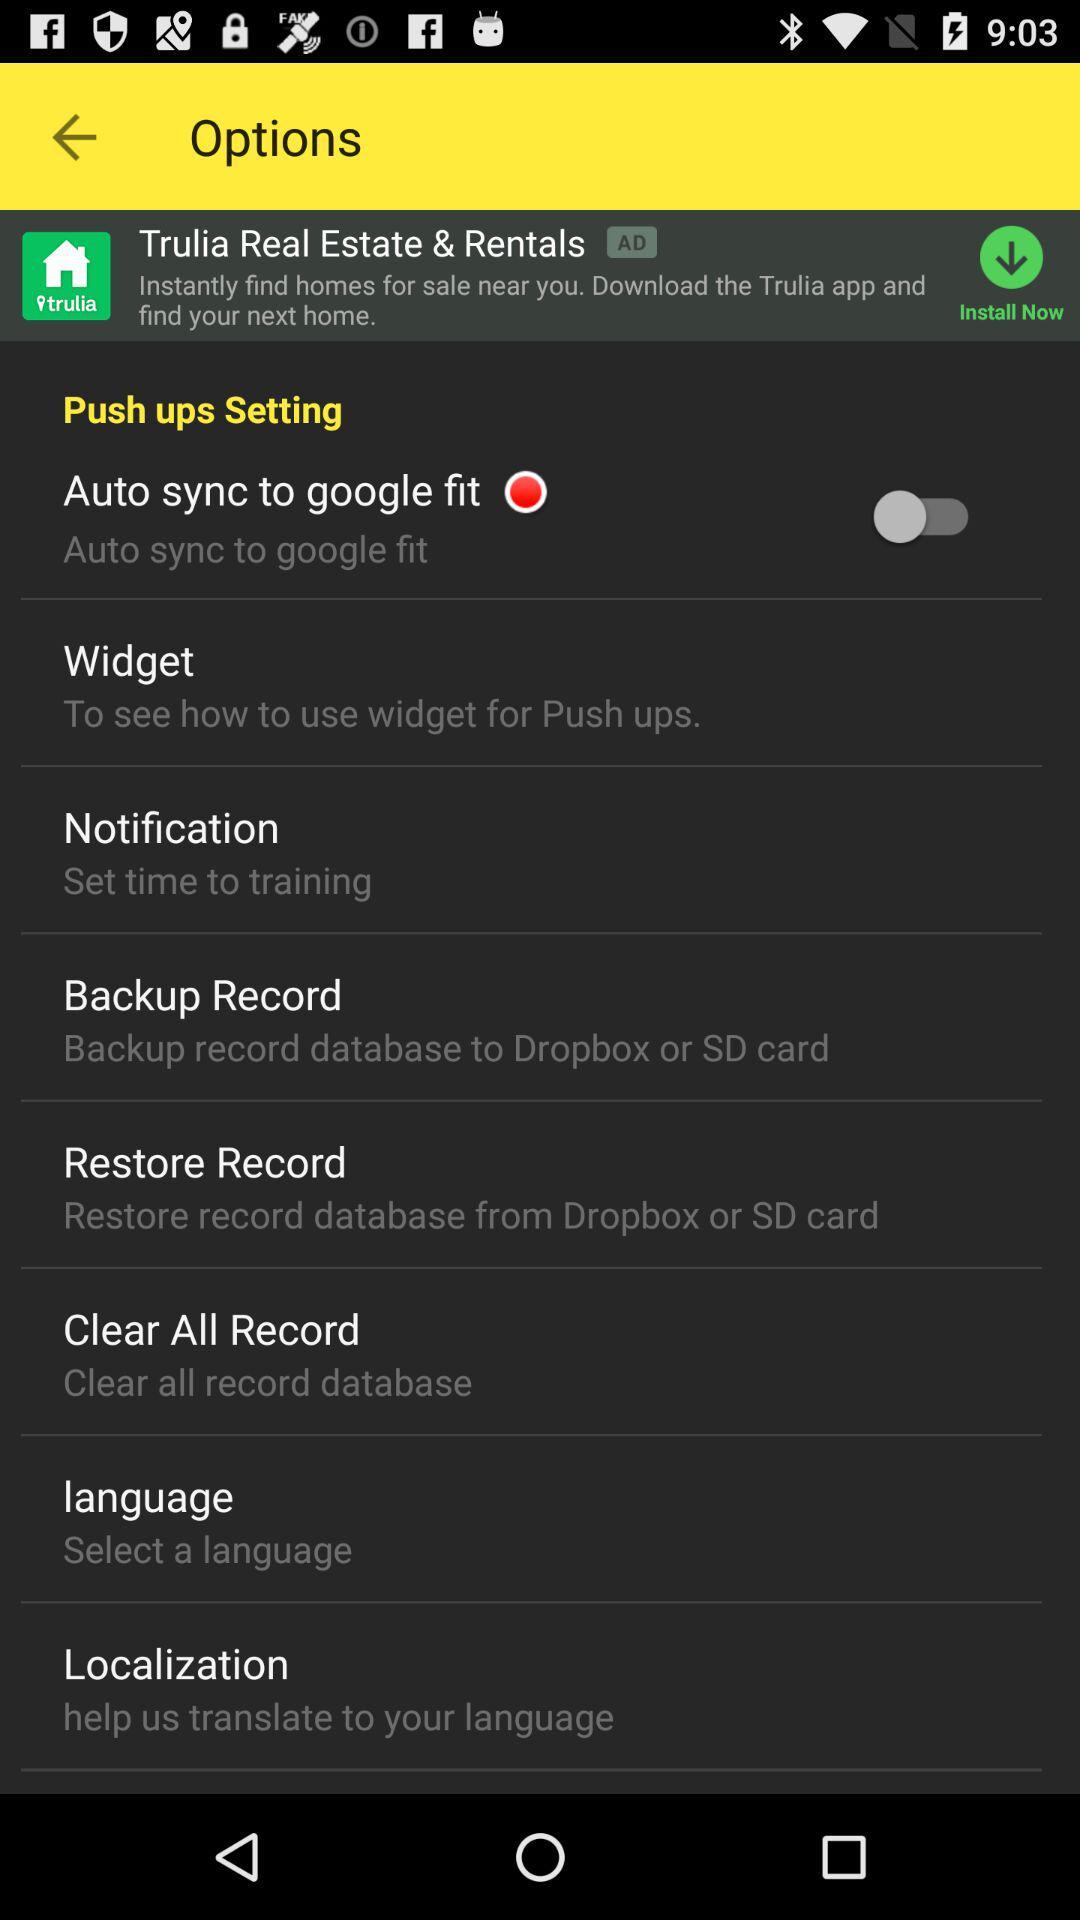 This screenshot has width=1080, height=1920. Describe the element at coordinates (72, 135) in the screenshot. I see `go back` at that location.